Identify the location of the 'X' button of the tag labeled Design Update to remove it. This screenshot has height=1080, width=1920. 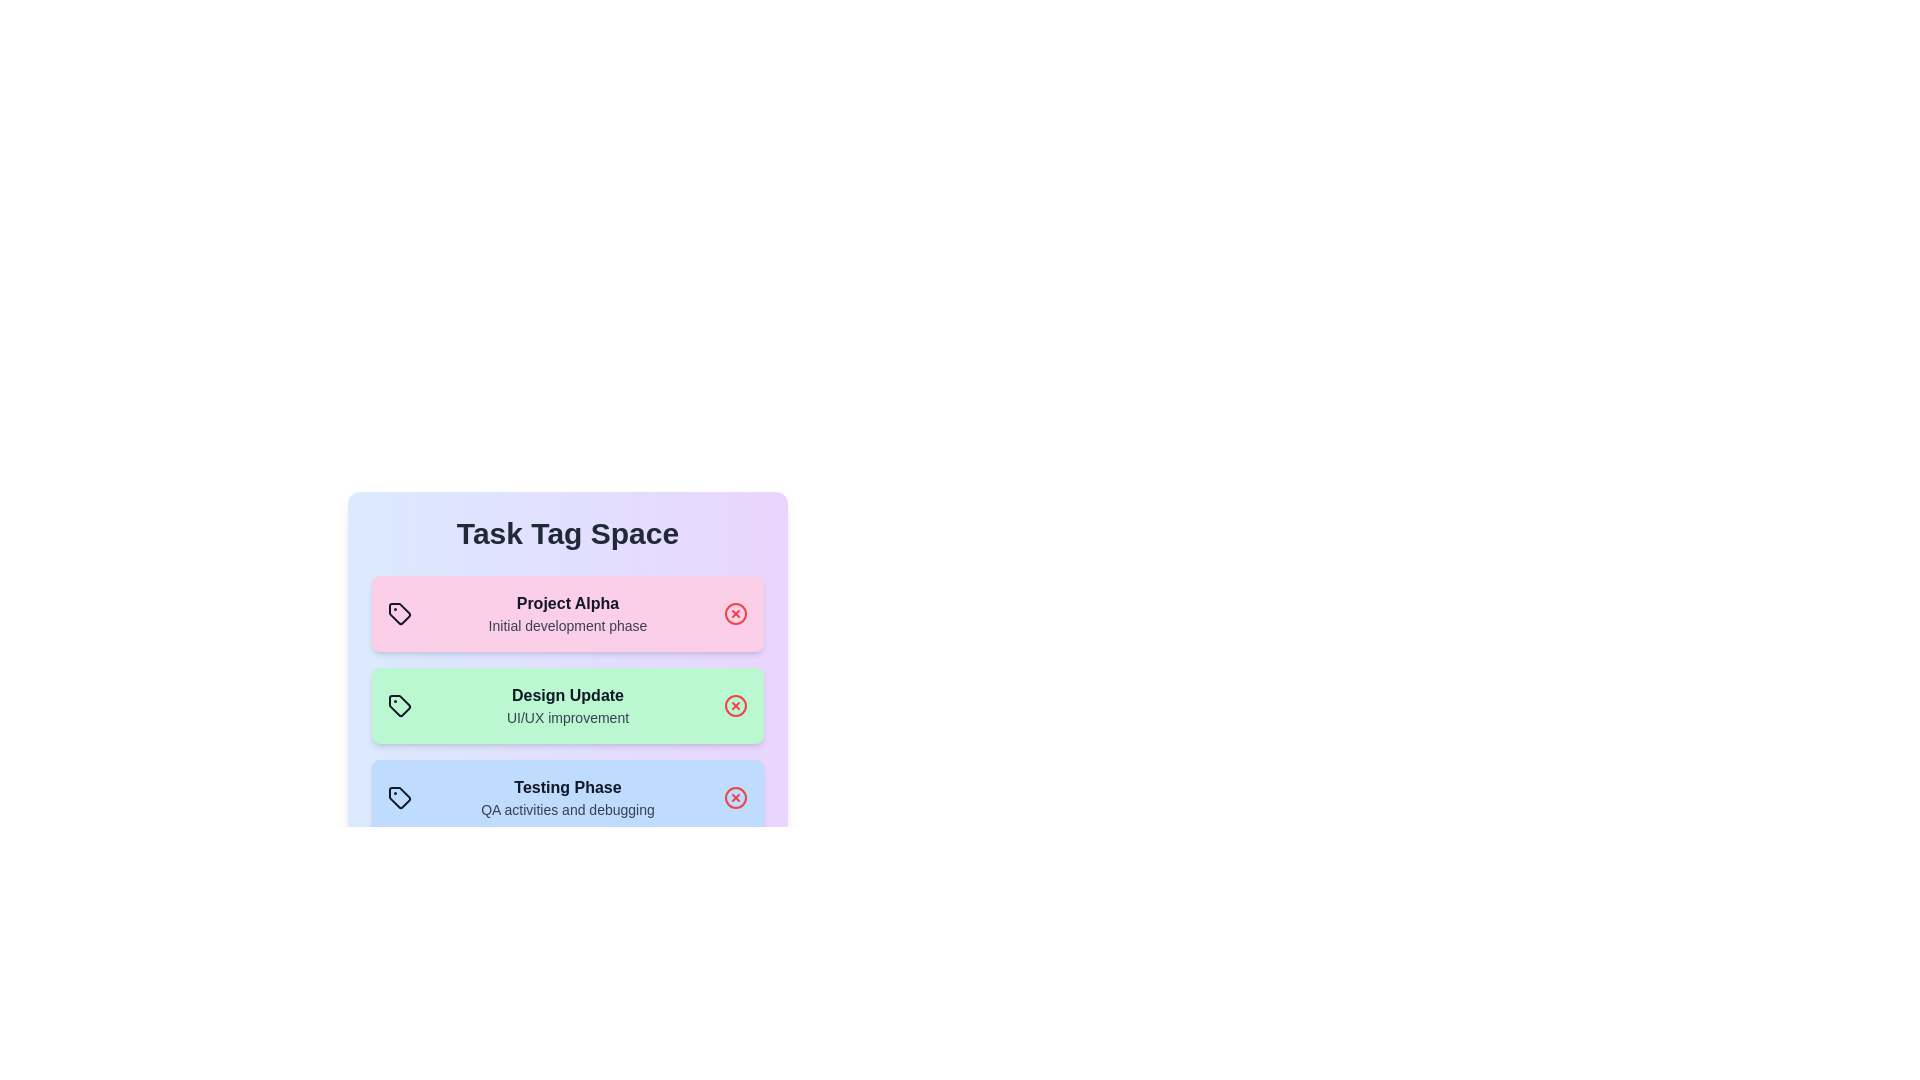
(734, 704).